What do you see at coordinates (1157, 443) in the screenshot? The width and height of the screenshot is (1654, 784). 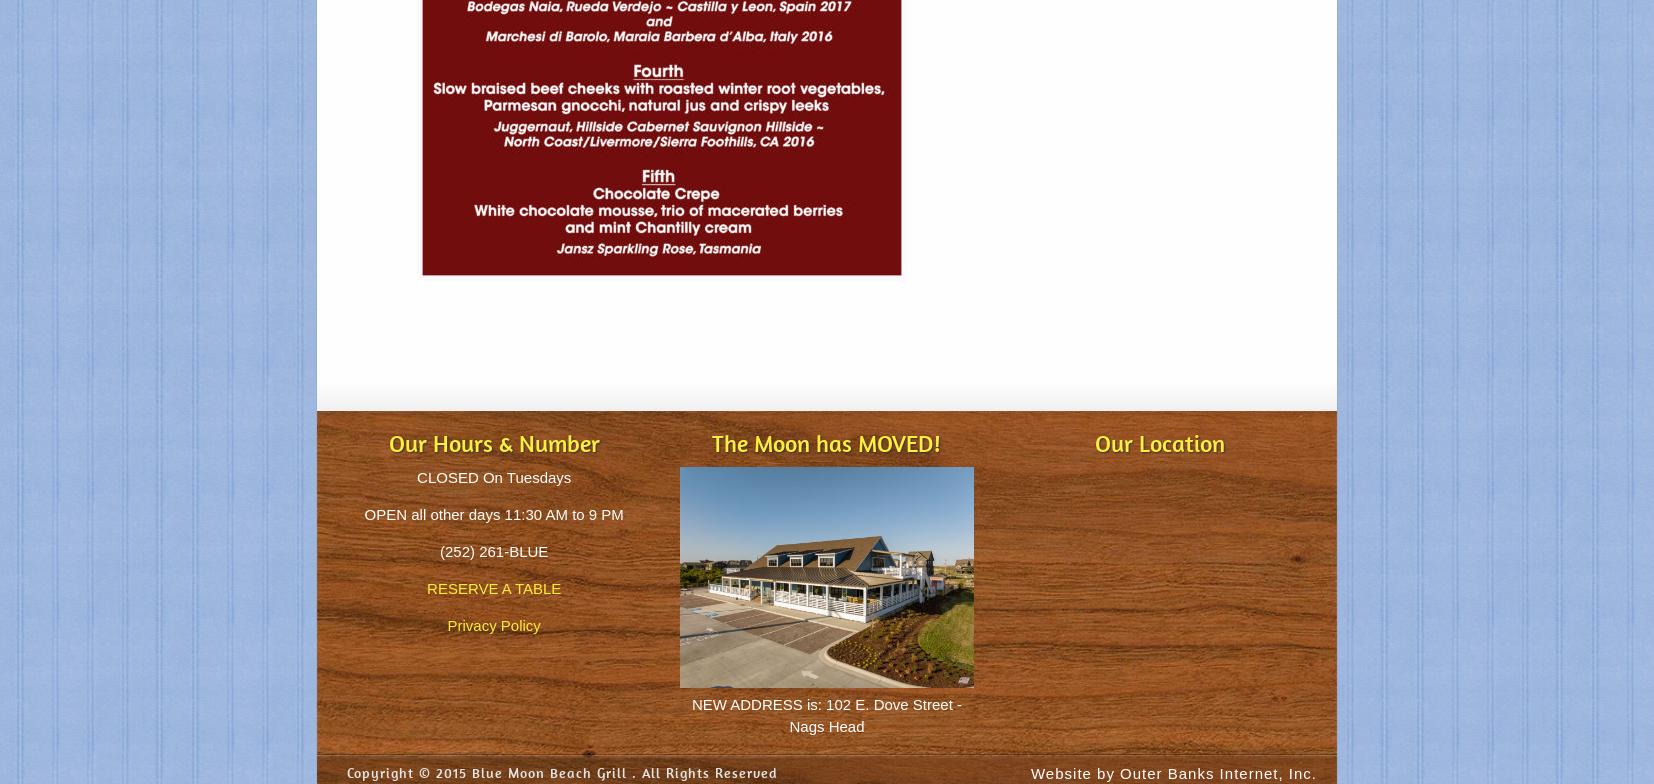 I see `'Our Location'` at bounding box center [1157, 443].